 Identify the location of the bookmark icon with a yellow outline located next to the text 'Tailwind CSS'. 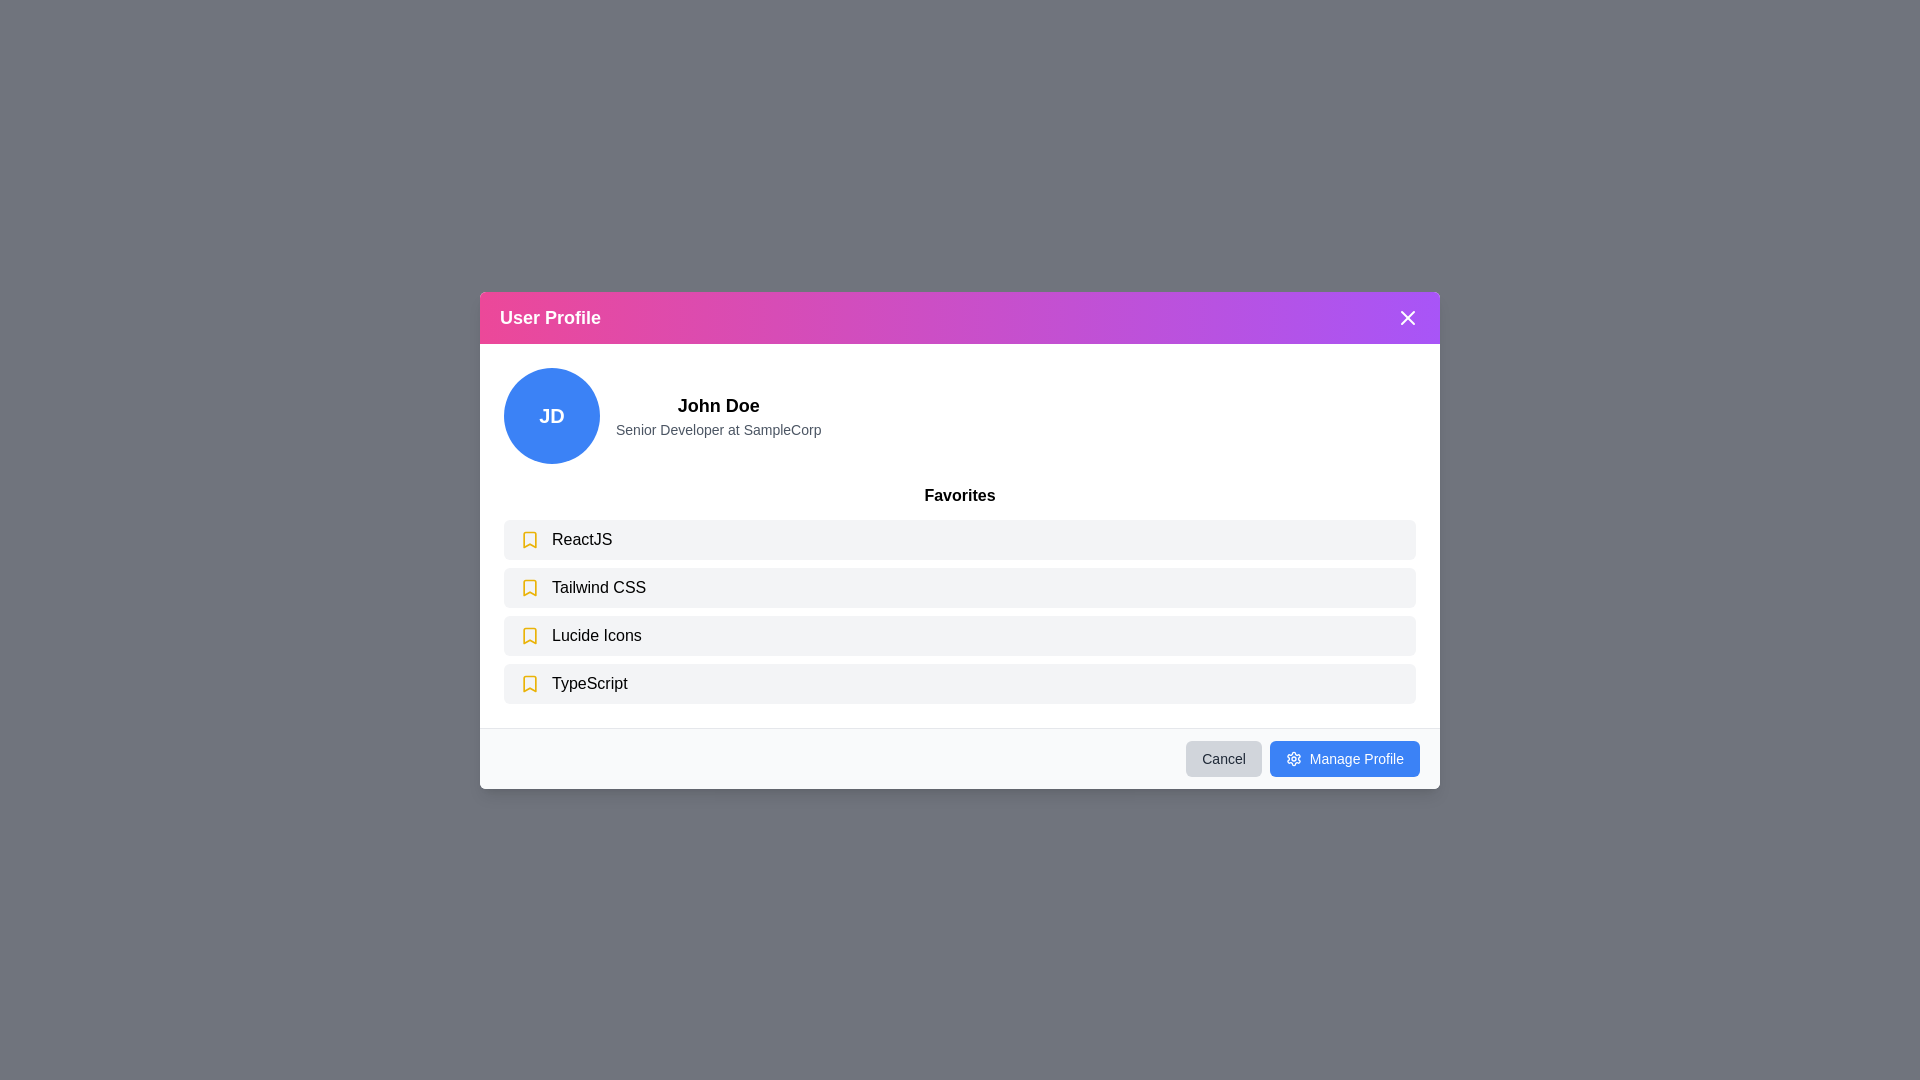
(529, 586).